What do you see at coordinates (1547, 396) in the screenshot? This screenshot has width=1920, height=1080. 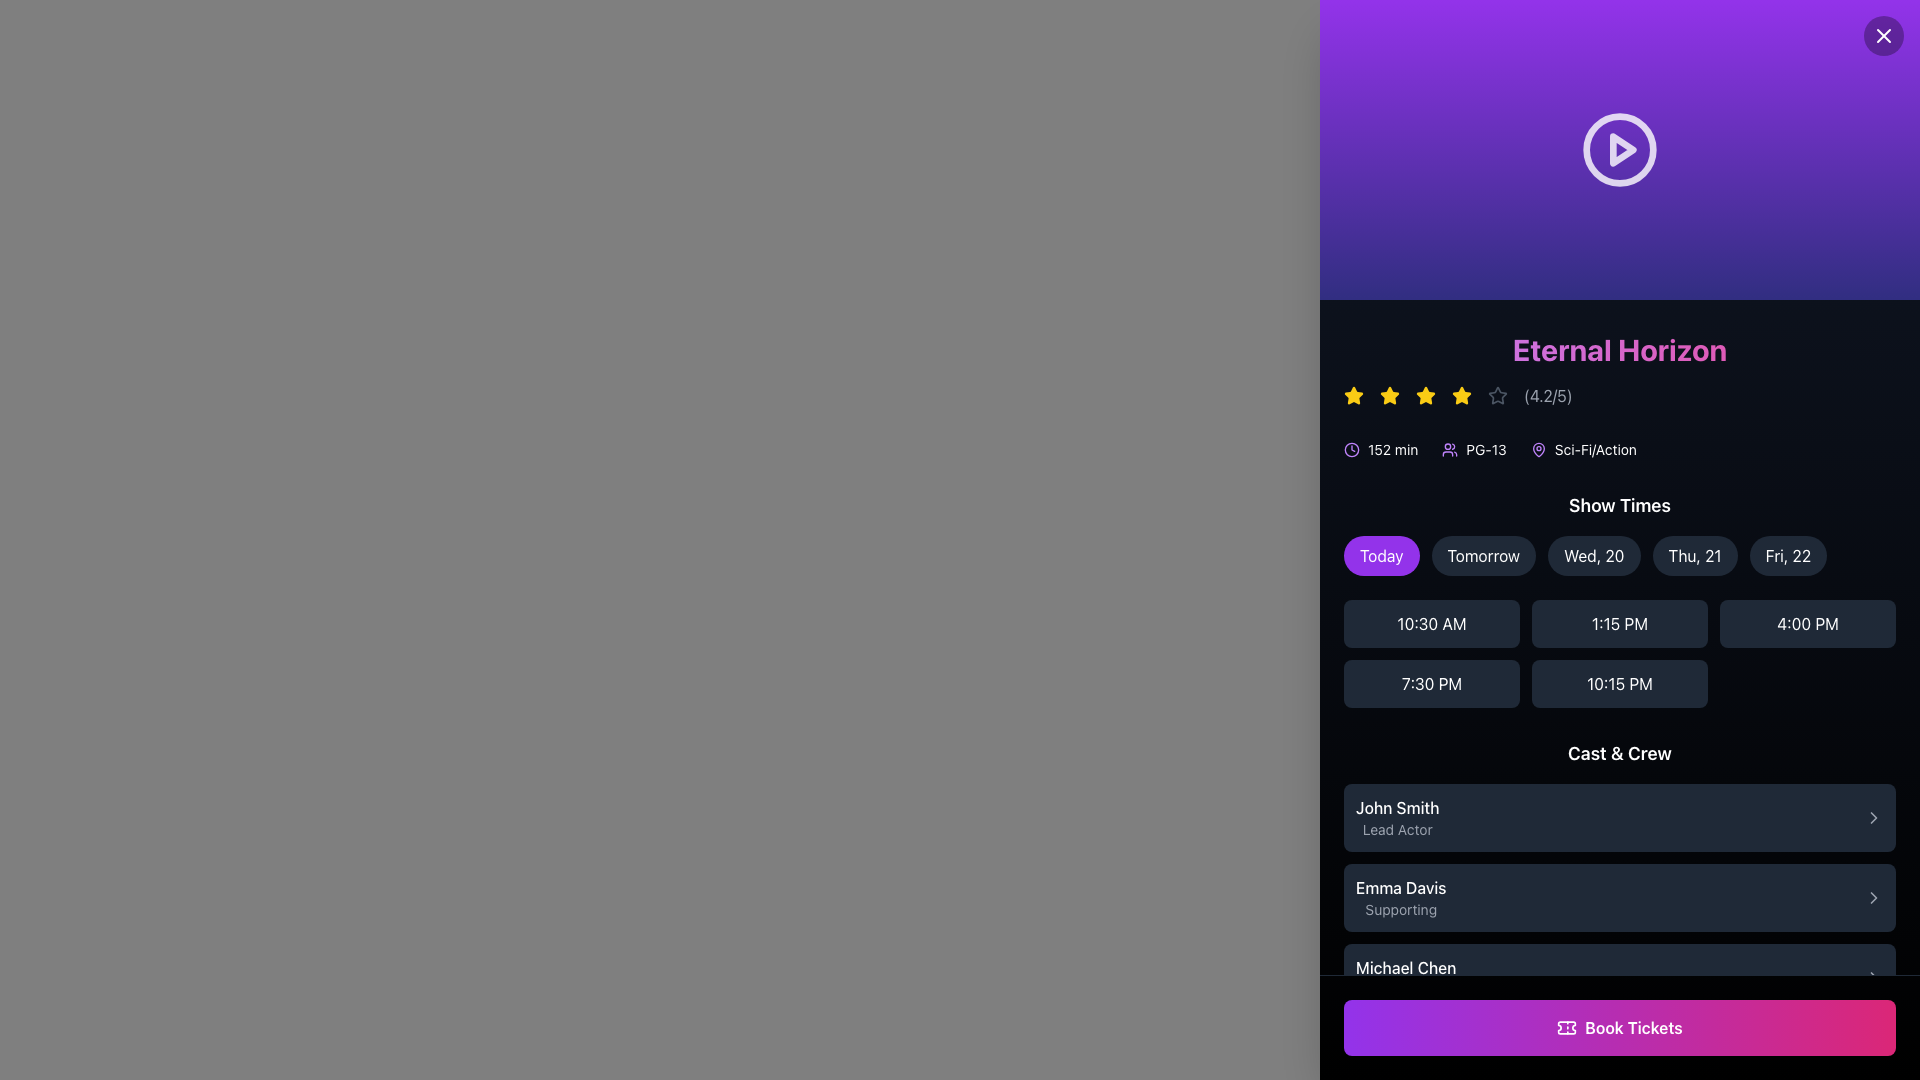 I see `the text label displaying the rating '(4.2/5)', which is light gray and positioned next to star icons under the title 'Eternal Horizon'` at bounding box center [1547, 396].